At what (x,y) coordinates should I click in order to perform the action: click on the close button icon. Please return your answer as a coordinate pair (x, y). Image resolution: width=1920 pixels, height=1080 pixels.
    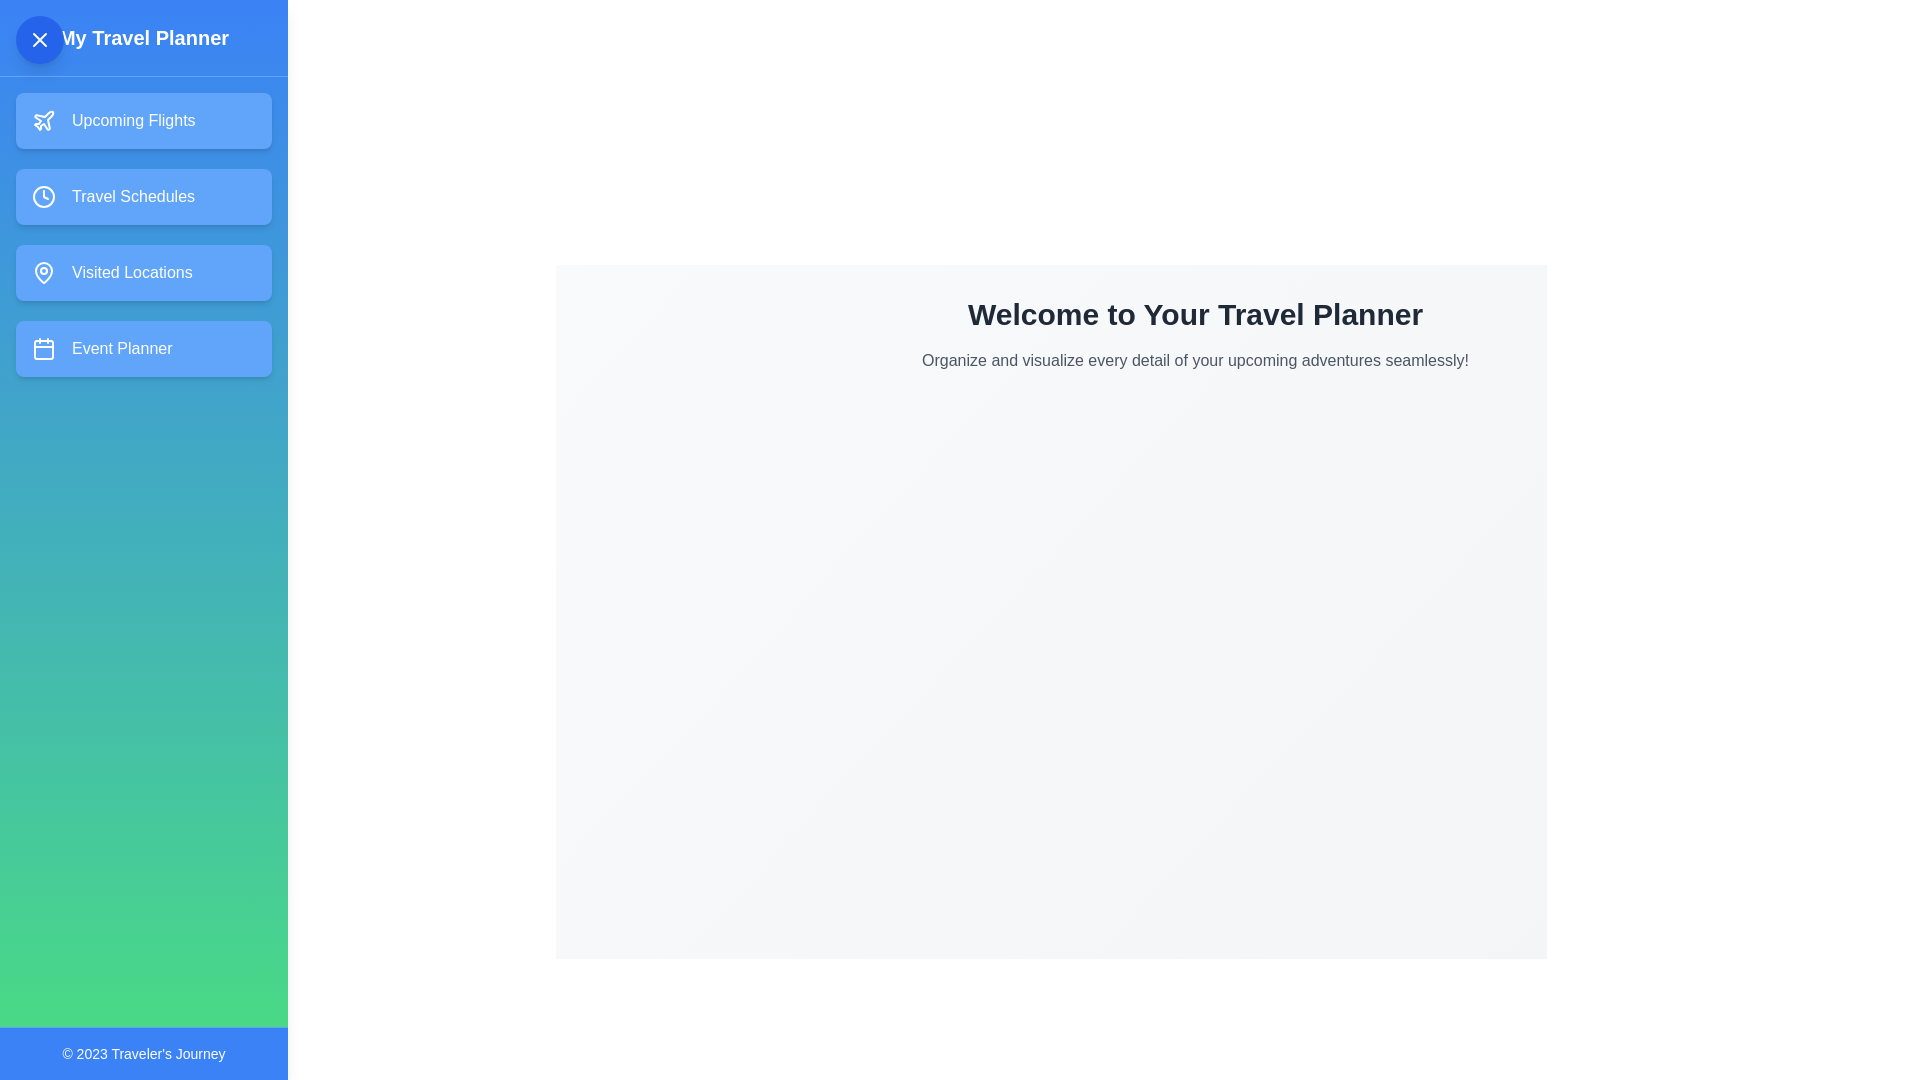
    Looking at the image, I should click on (39, 39).